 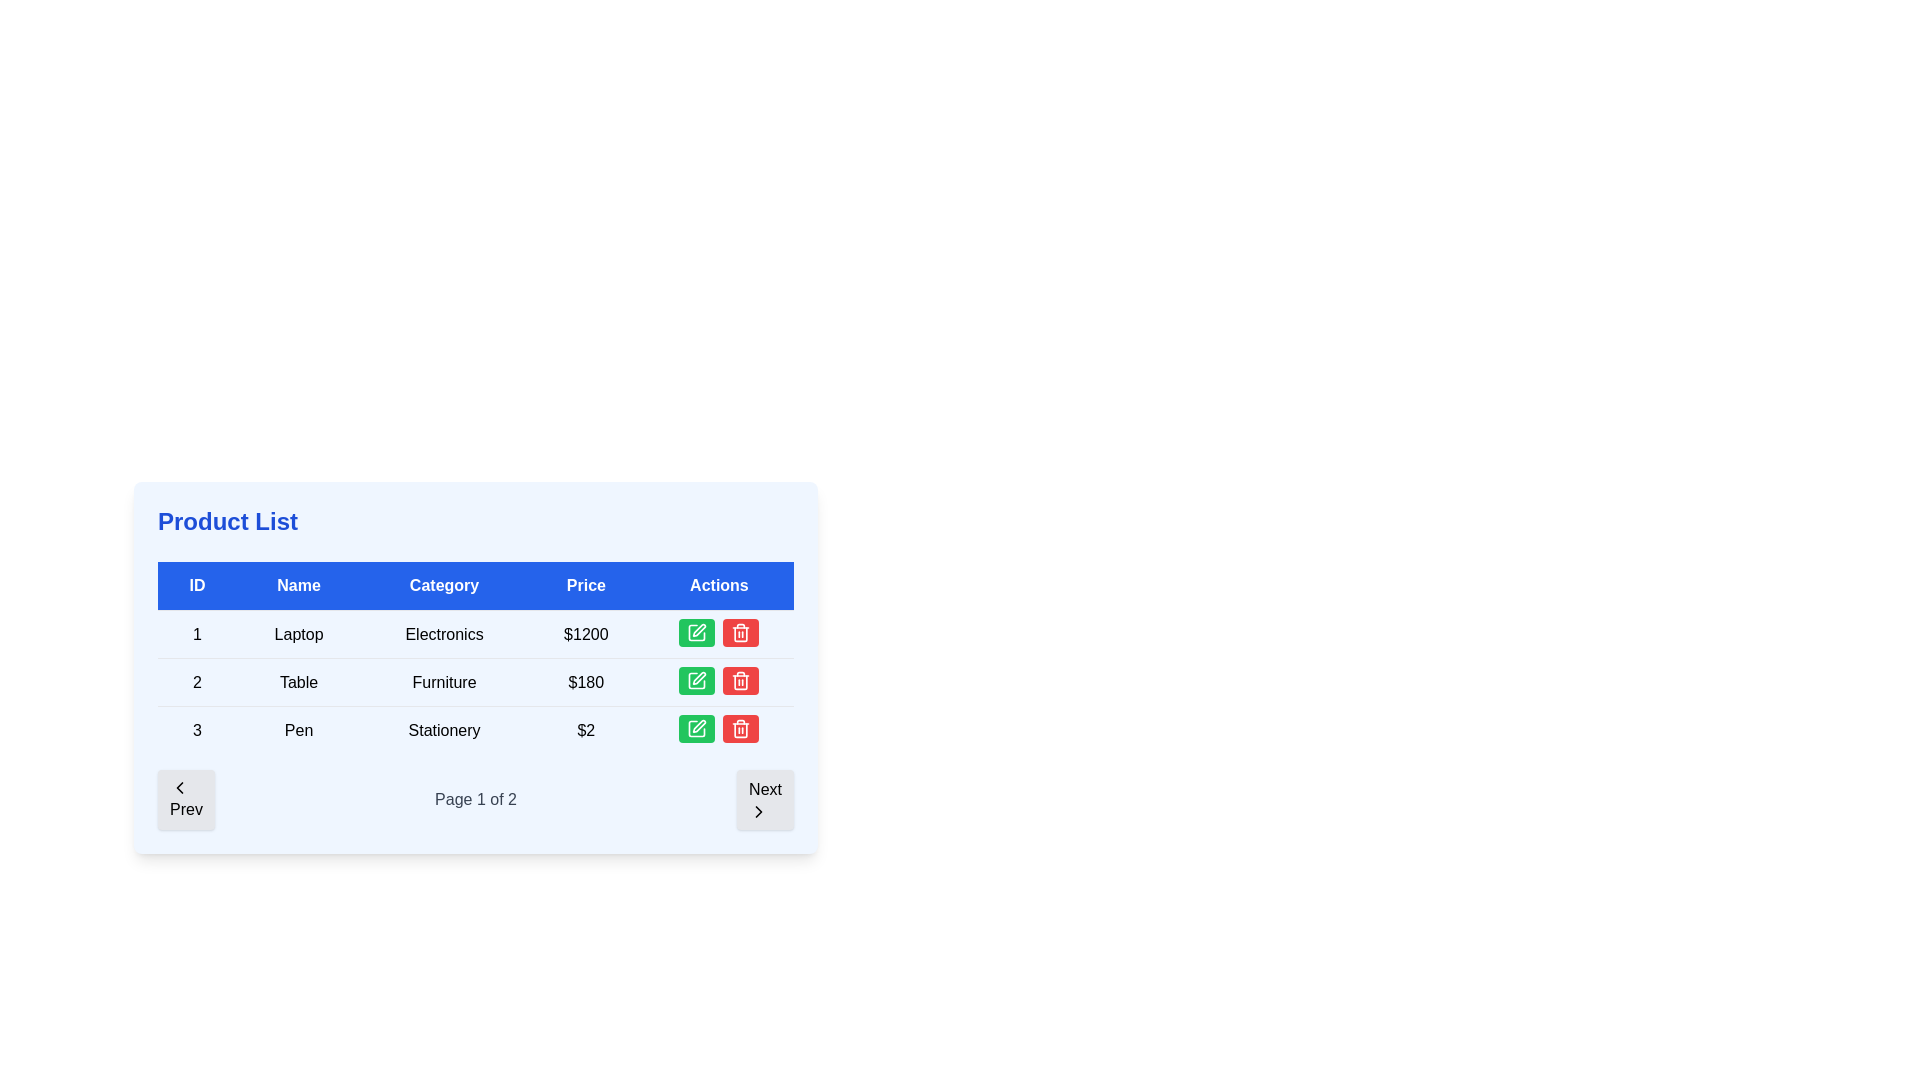 I want to click on the text label displaying the product name 'Pen' located in the third row of the product list table under the 'Name' column, so click(x=298, y=730).